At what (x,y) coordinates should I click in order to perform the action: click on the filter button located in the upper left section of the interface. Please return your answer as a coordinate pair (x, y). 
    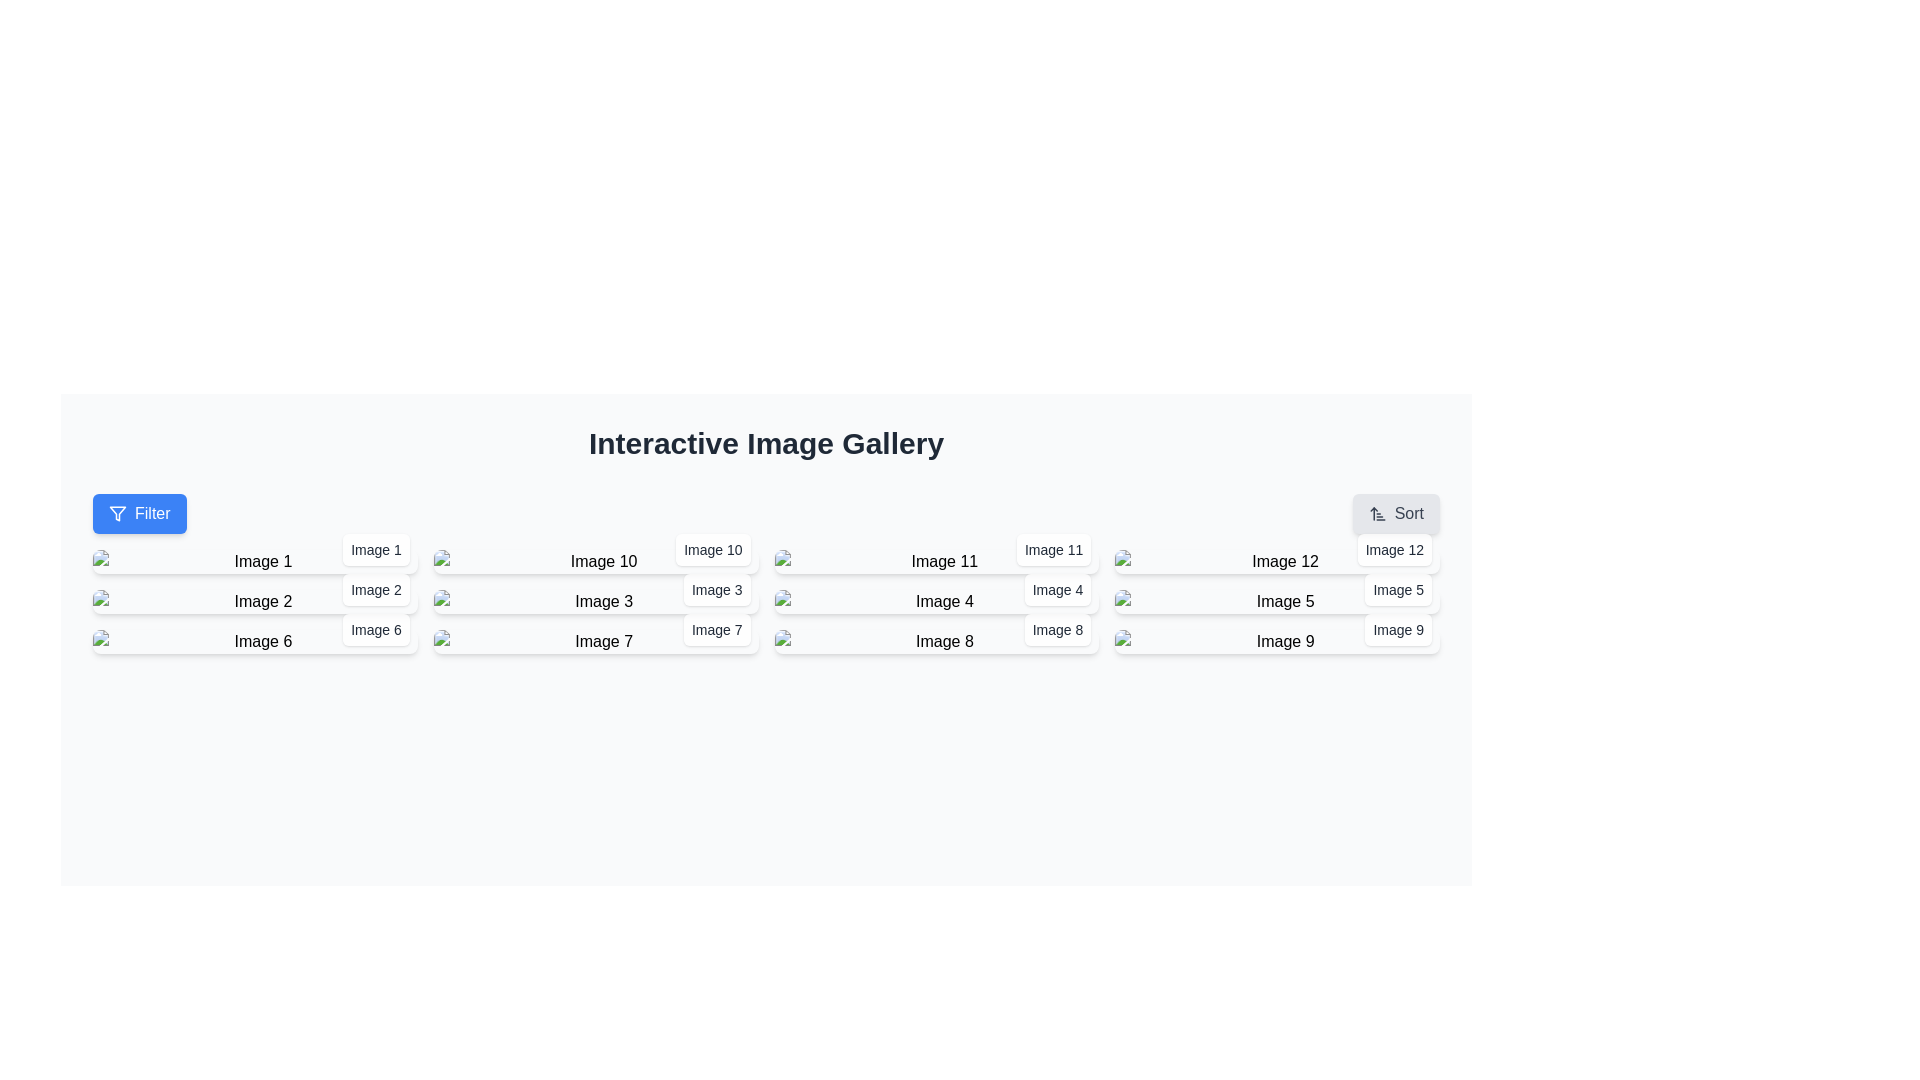
    Looking at the image, I should click on (138, 512).